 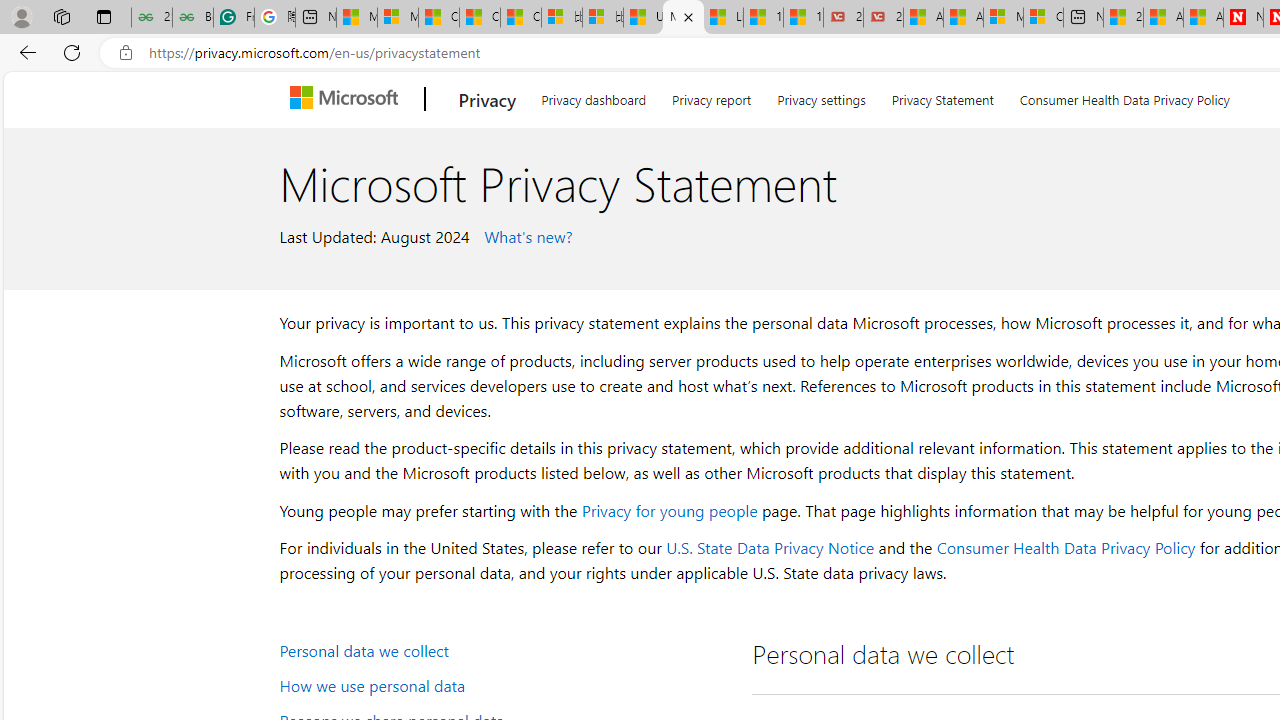 I want to click on '25 Basic Linux Commands For Beginners - GeeksforGeeks', so click(x=150, y=17).